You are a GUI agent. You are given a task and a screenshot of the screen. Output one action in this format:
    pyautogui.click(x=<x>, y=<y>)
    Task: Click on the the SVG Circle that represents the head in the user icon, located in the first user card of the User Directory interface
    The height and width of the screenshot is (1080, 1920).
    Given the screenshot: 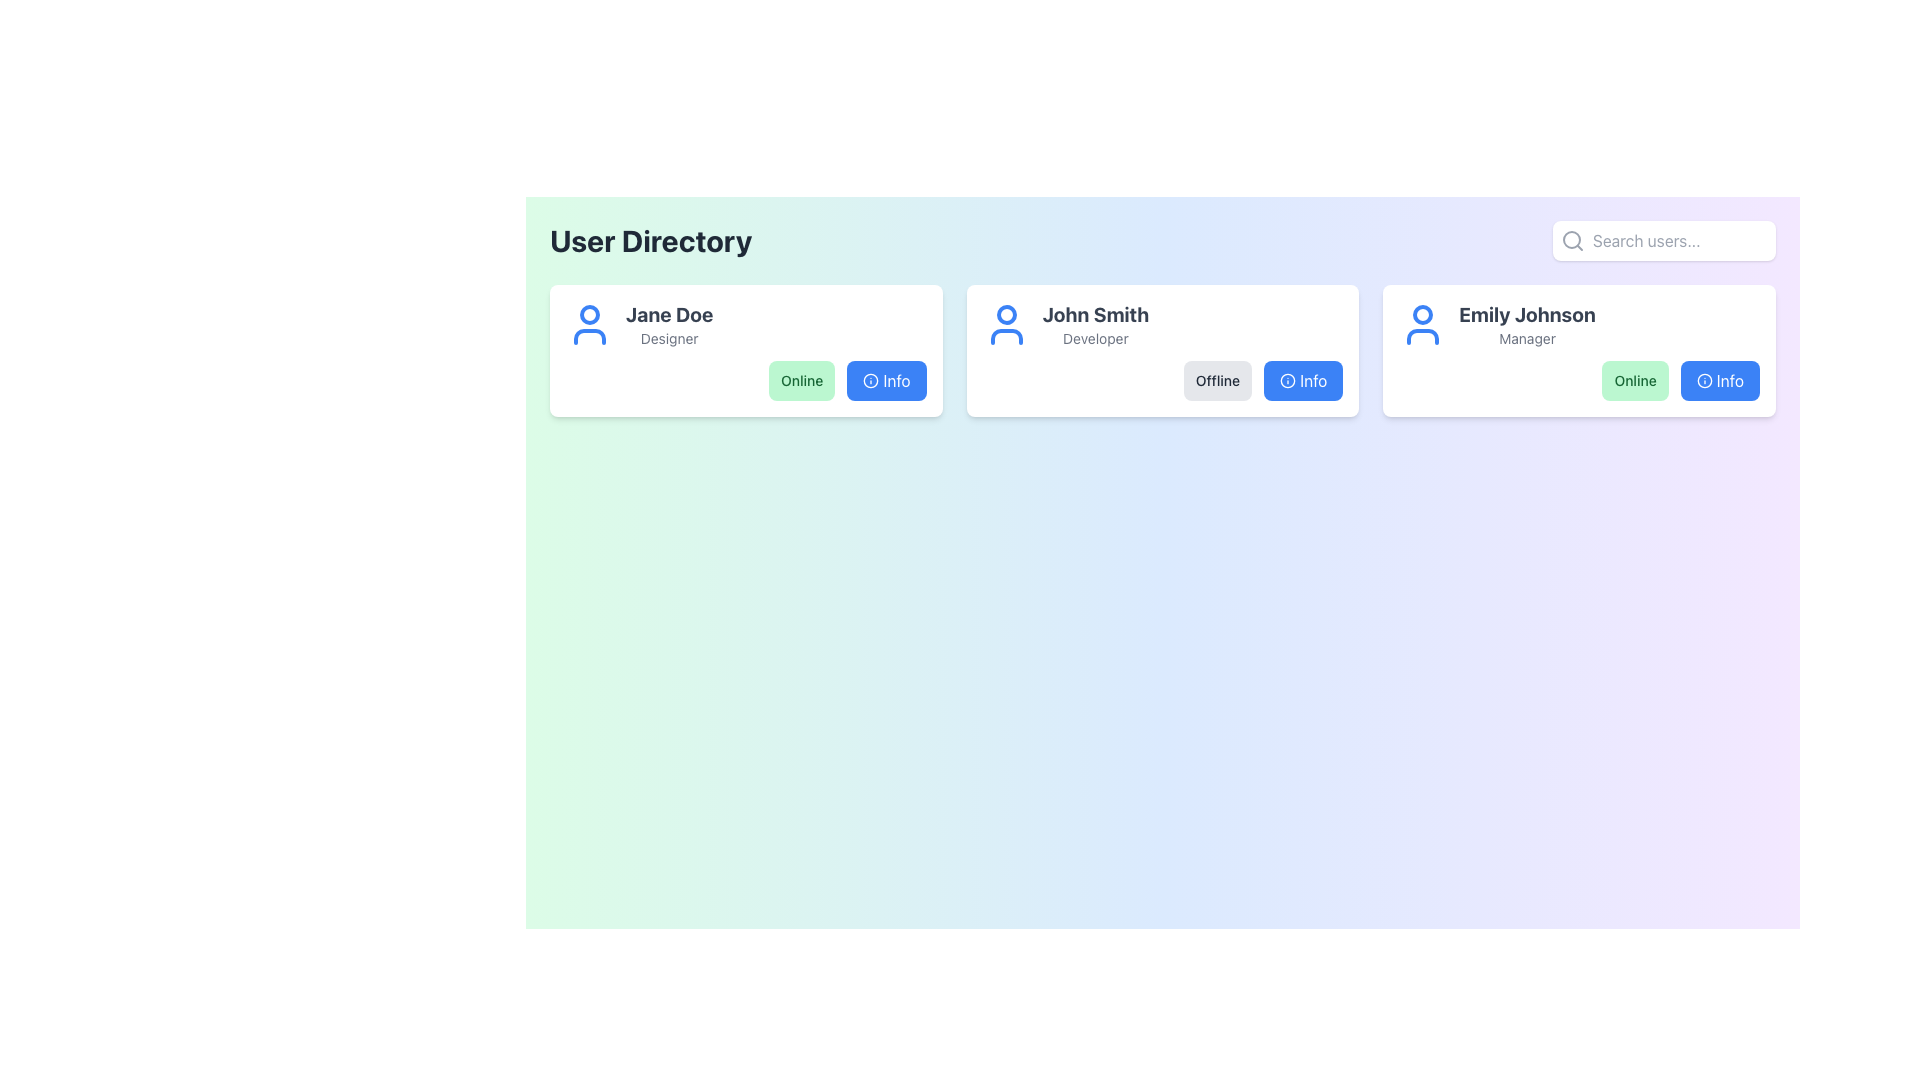 What is the action you would take?
    pyautogui.click(x=589, y=315)
    